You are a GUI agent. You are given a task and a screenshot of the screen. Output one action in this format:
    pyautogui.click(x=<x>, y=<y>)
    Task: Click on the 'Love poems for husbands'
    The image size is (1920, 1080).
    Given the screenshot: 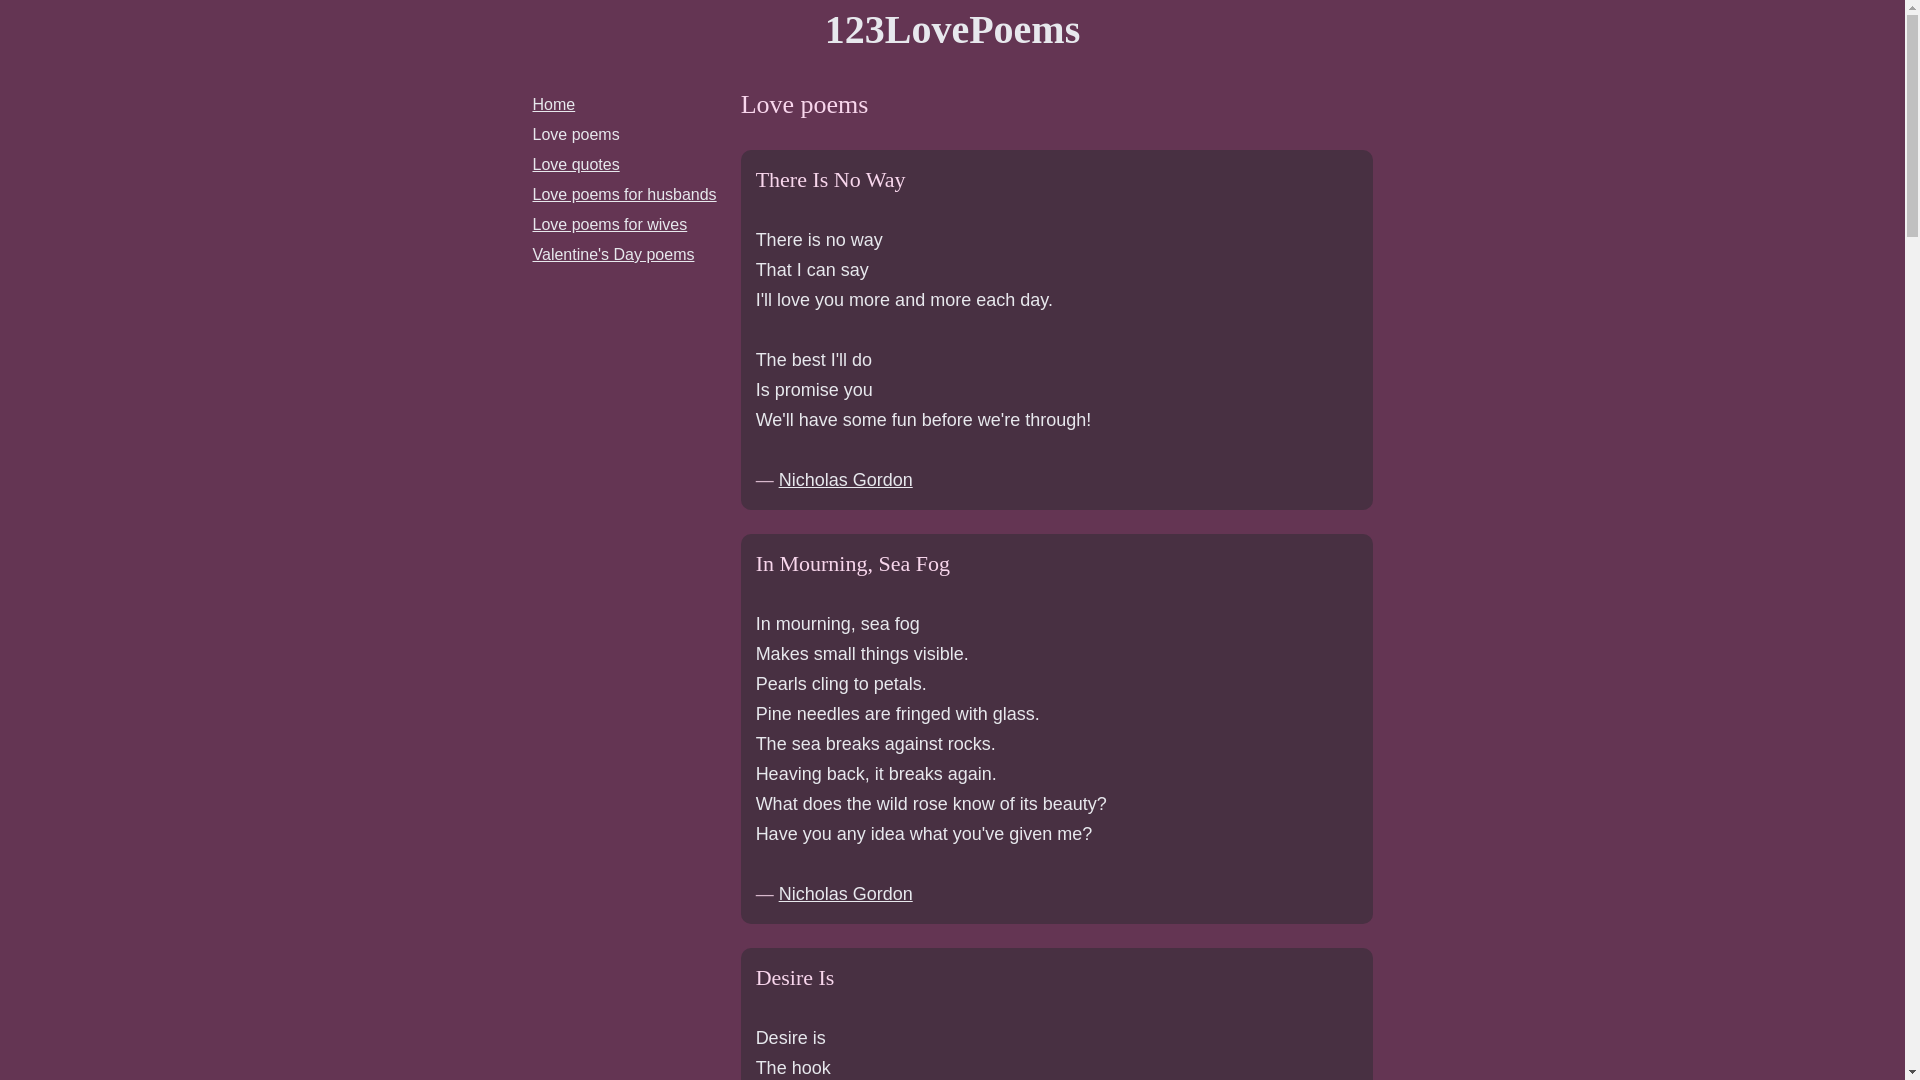 What is the action you would take?
    pyautogui.click(x=623, y=194)
    